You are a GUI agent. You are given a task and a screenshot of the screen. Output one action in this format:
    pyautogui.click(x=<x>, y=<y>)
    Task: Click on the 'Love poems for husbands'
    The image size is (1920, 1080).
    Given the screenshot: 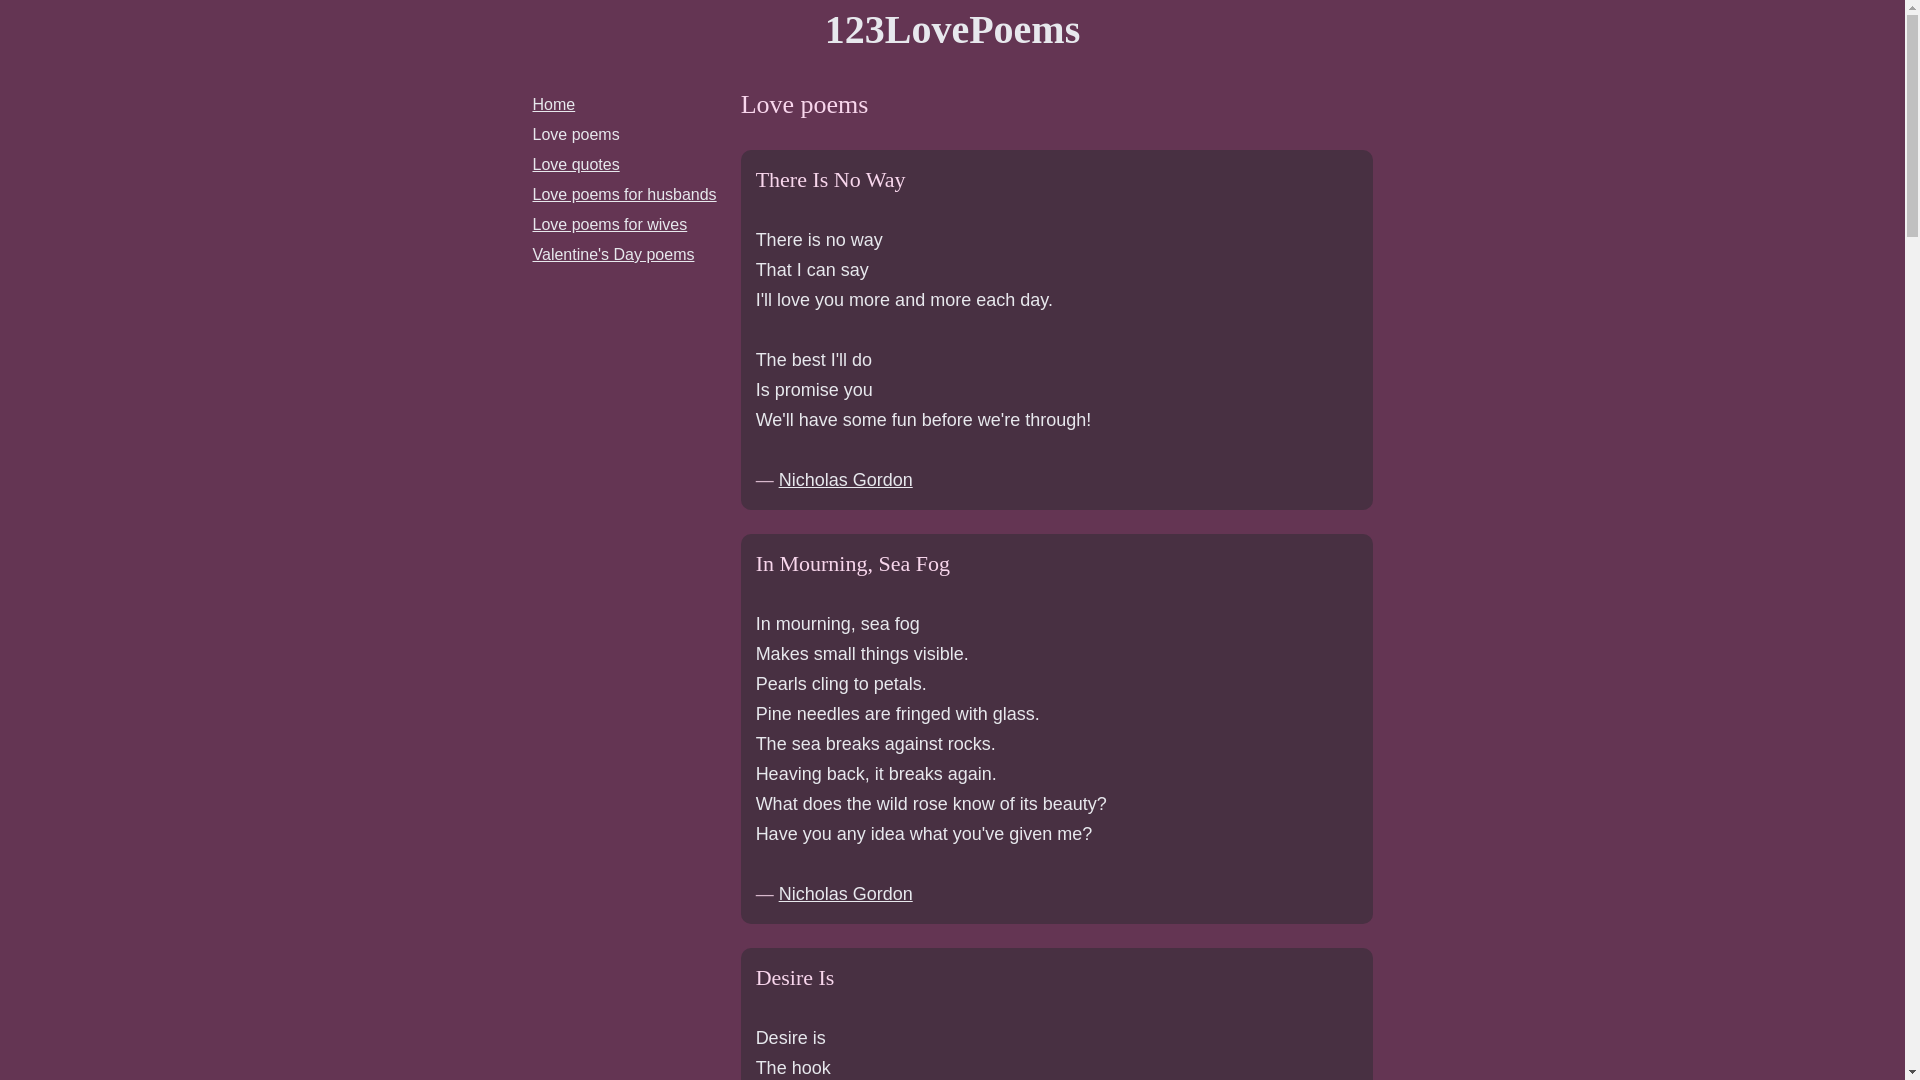 What is the action you would take?
    pyautogui.click(x=623, y=194)
    